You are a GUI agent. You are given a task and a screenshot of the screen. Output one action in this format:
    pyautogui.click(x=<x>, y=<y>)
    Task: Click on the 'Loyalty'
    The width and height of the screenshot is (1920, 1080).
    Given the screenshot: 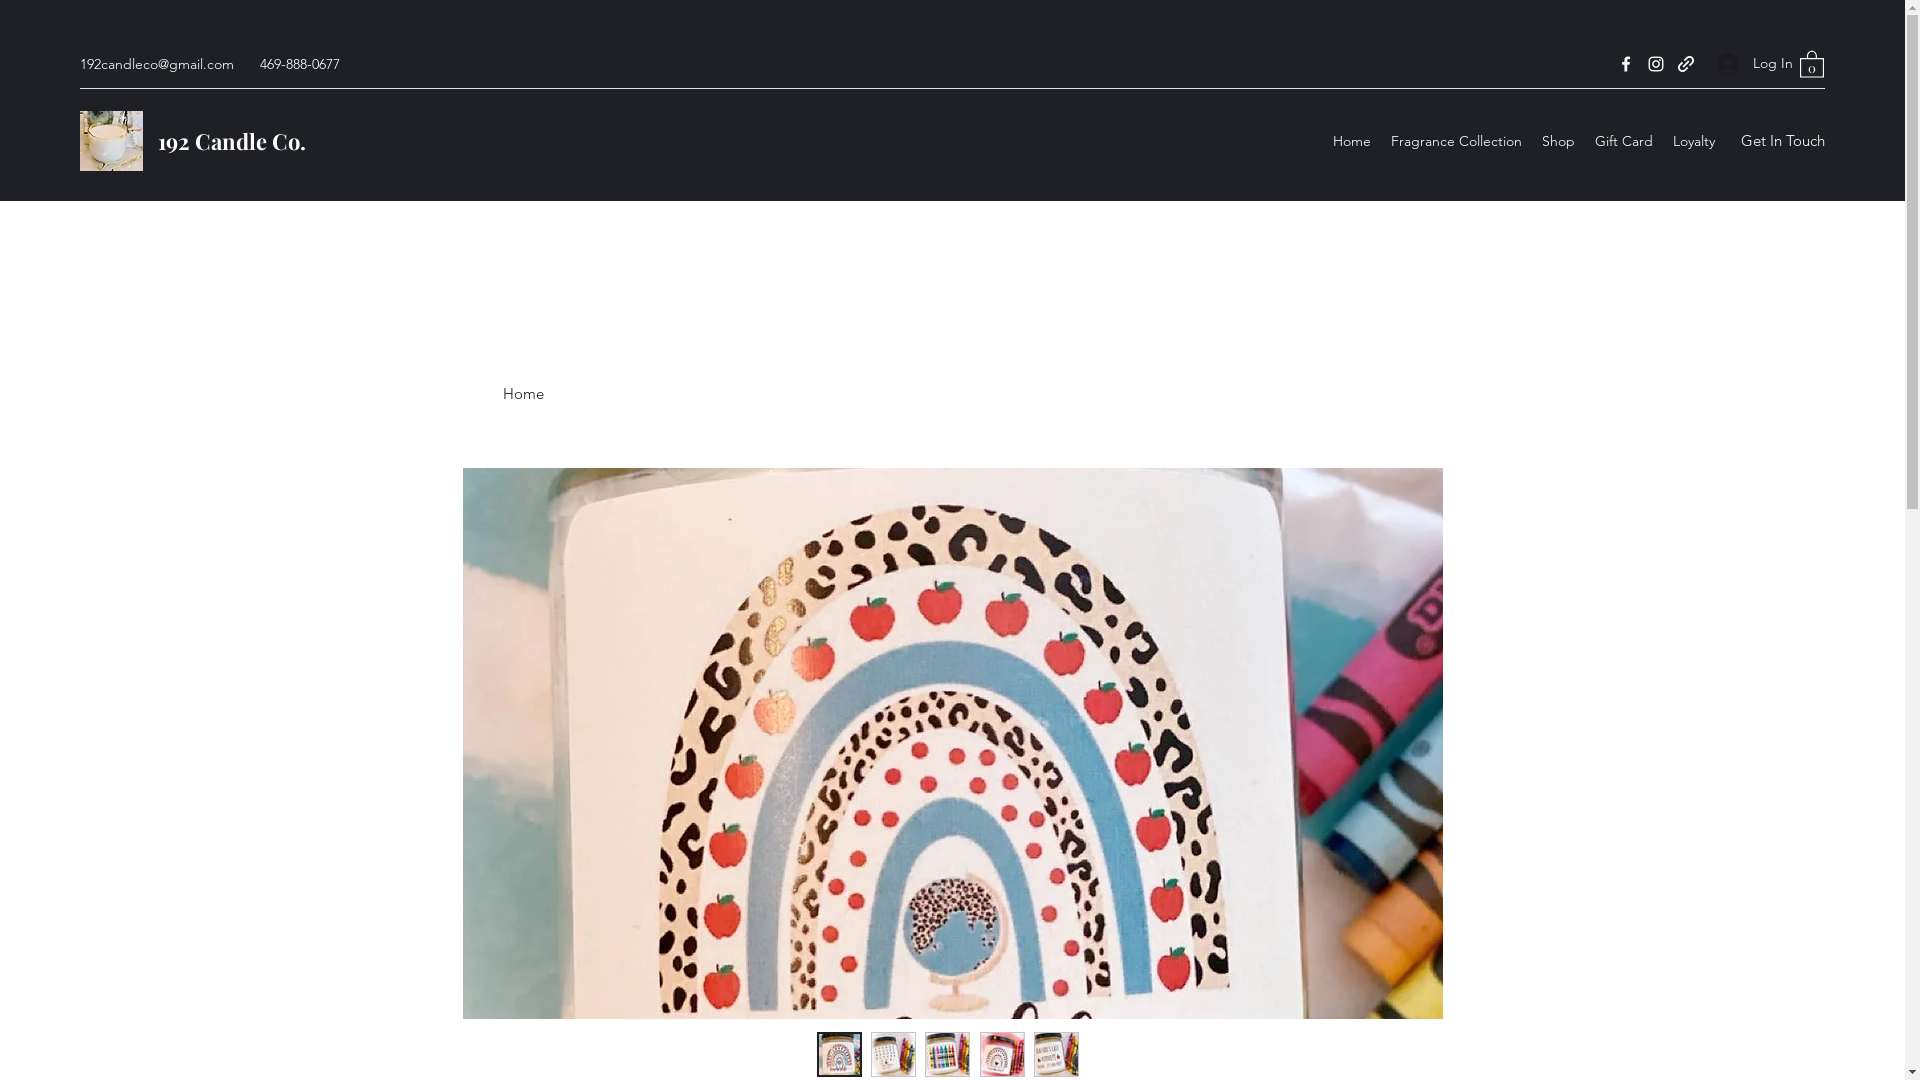 What is the action you would take?
    pyautogui.click(x=1693, y=140)
    